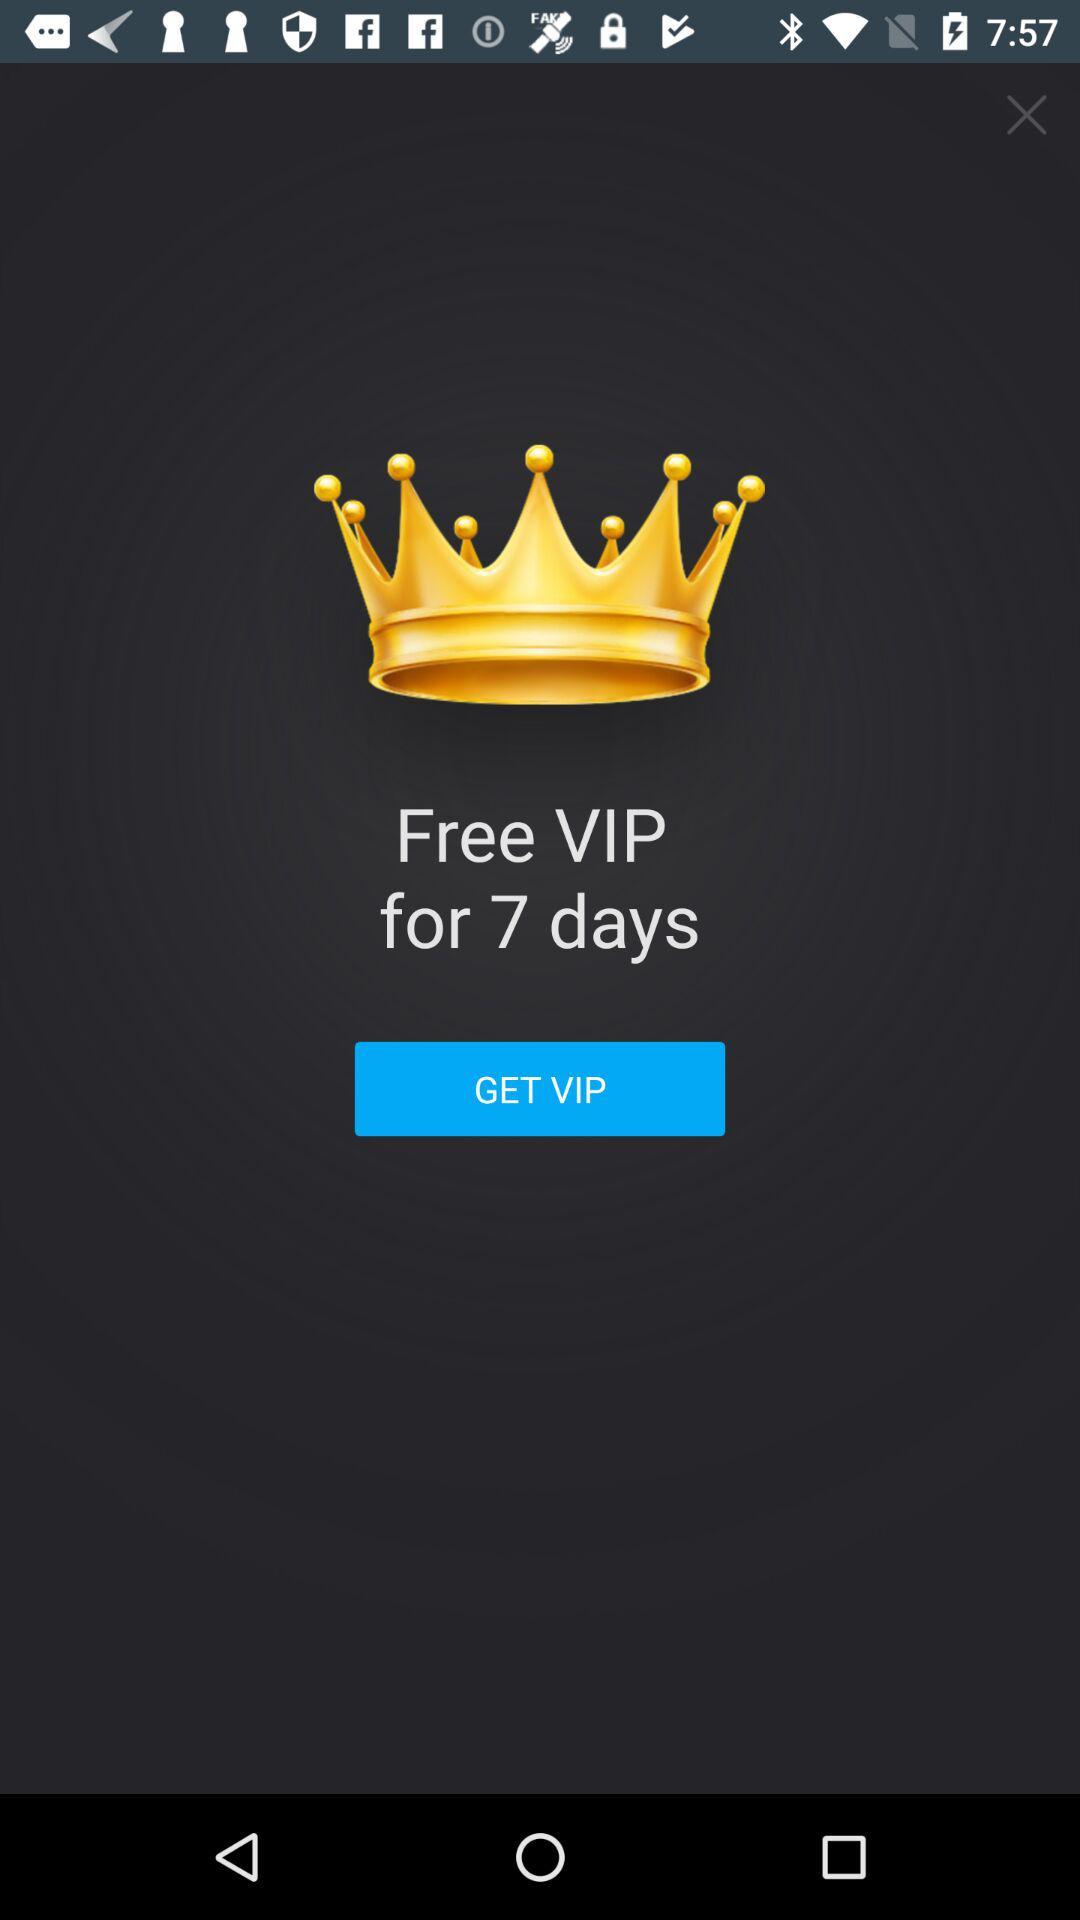 This screenshot has height=1920, width=1080. Describe the element at coordinates (1027, 114) in the screenshot. I see `icon at the top right corner` at that location.